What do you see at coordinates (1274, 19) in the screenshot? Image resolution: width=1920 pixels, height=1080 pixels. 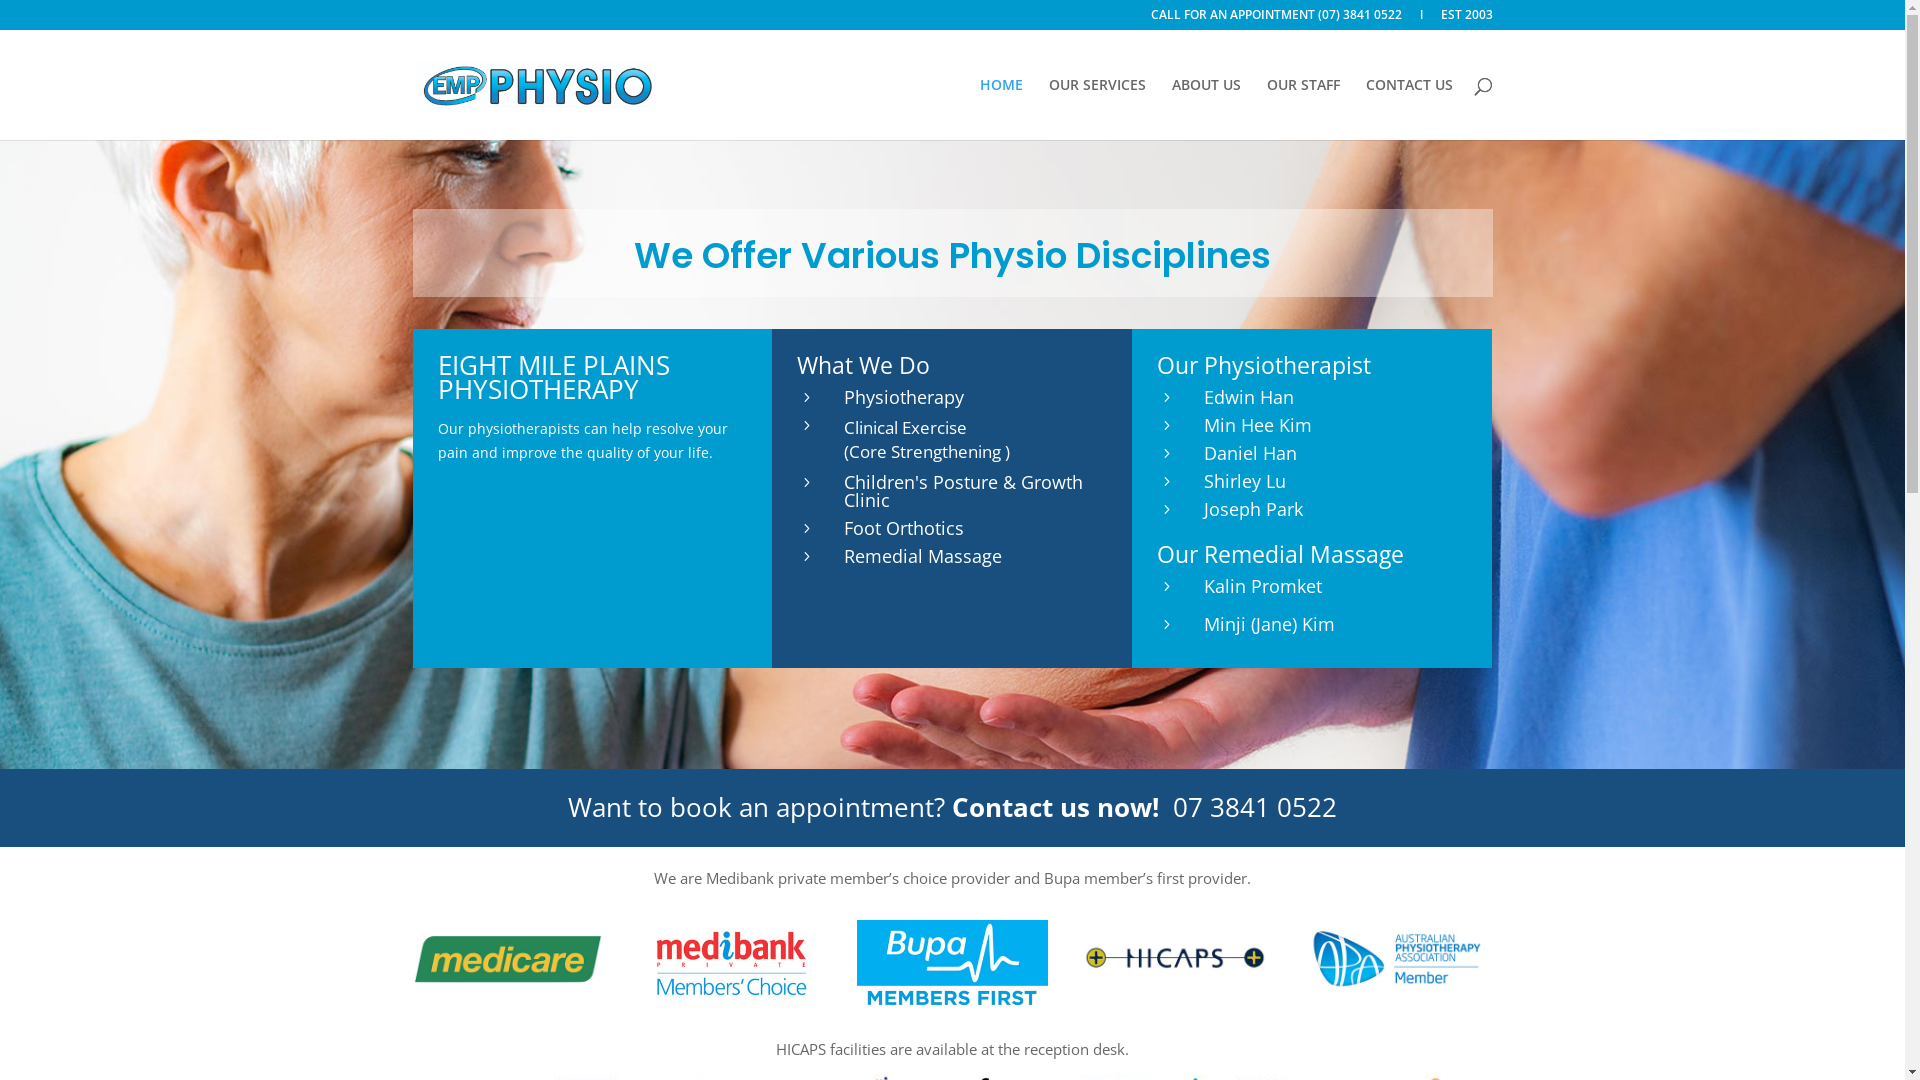 I see `'CALL FOR AN APPOINTMENT (07) 3841 0522'` at bounding box center [1274, 19].